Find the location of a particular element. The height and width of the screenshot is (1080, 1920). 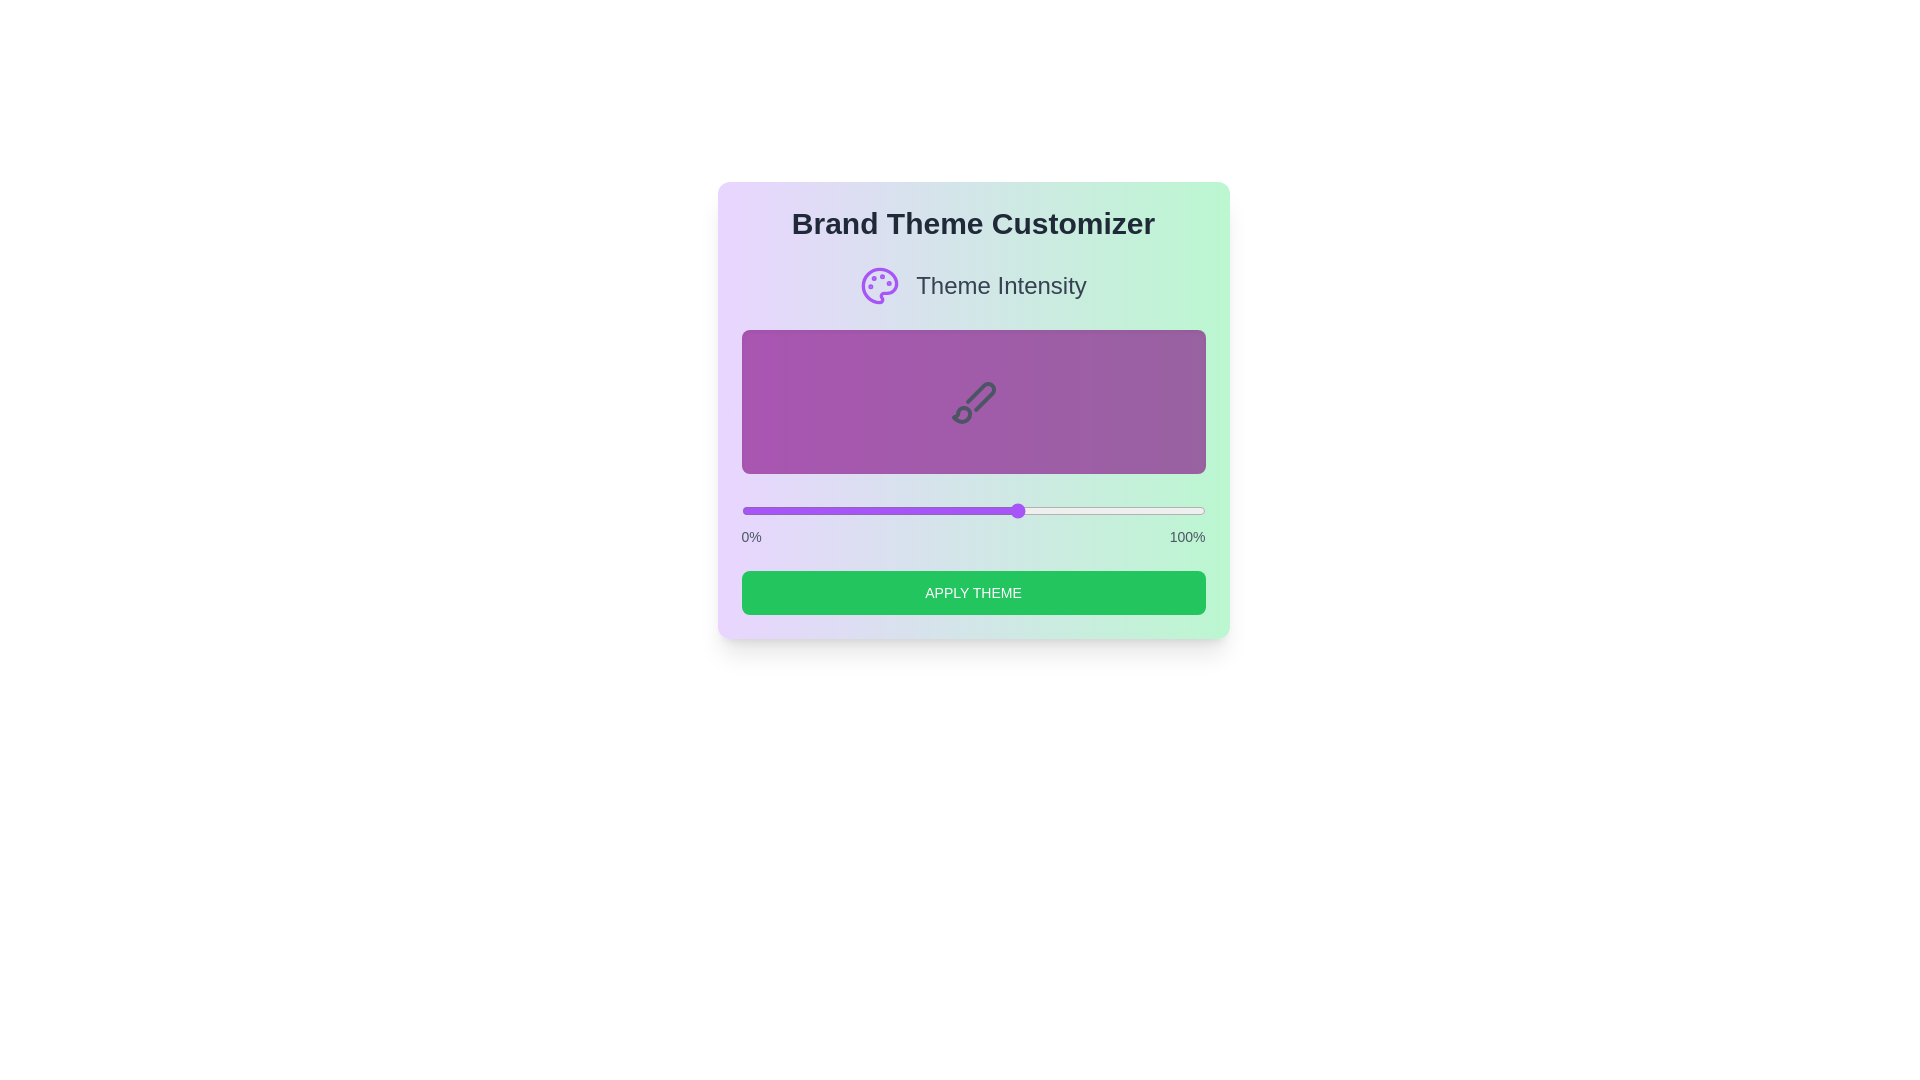

the slider to set the theme intensity to 26% is located at coordinates (862, 509).